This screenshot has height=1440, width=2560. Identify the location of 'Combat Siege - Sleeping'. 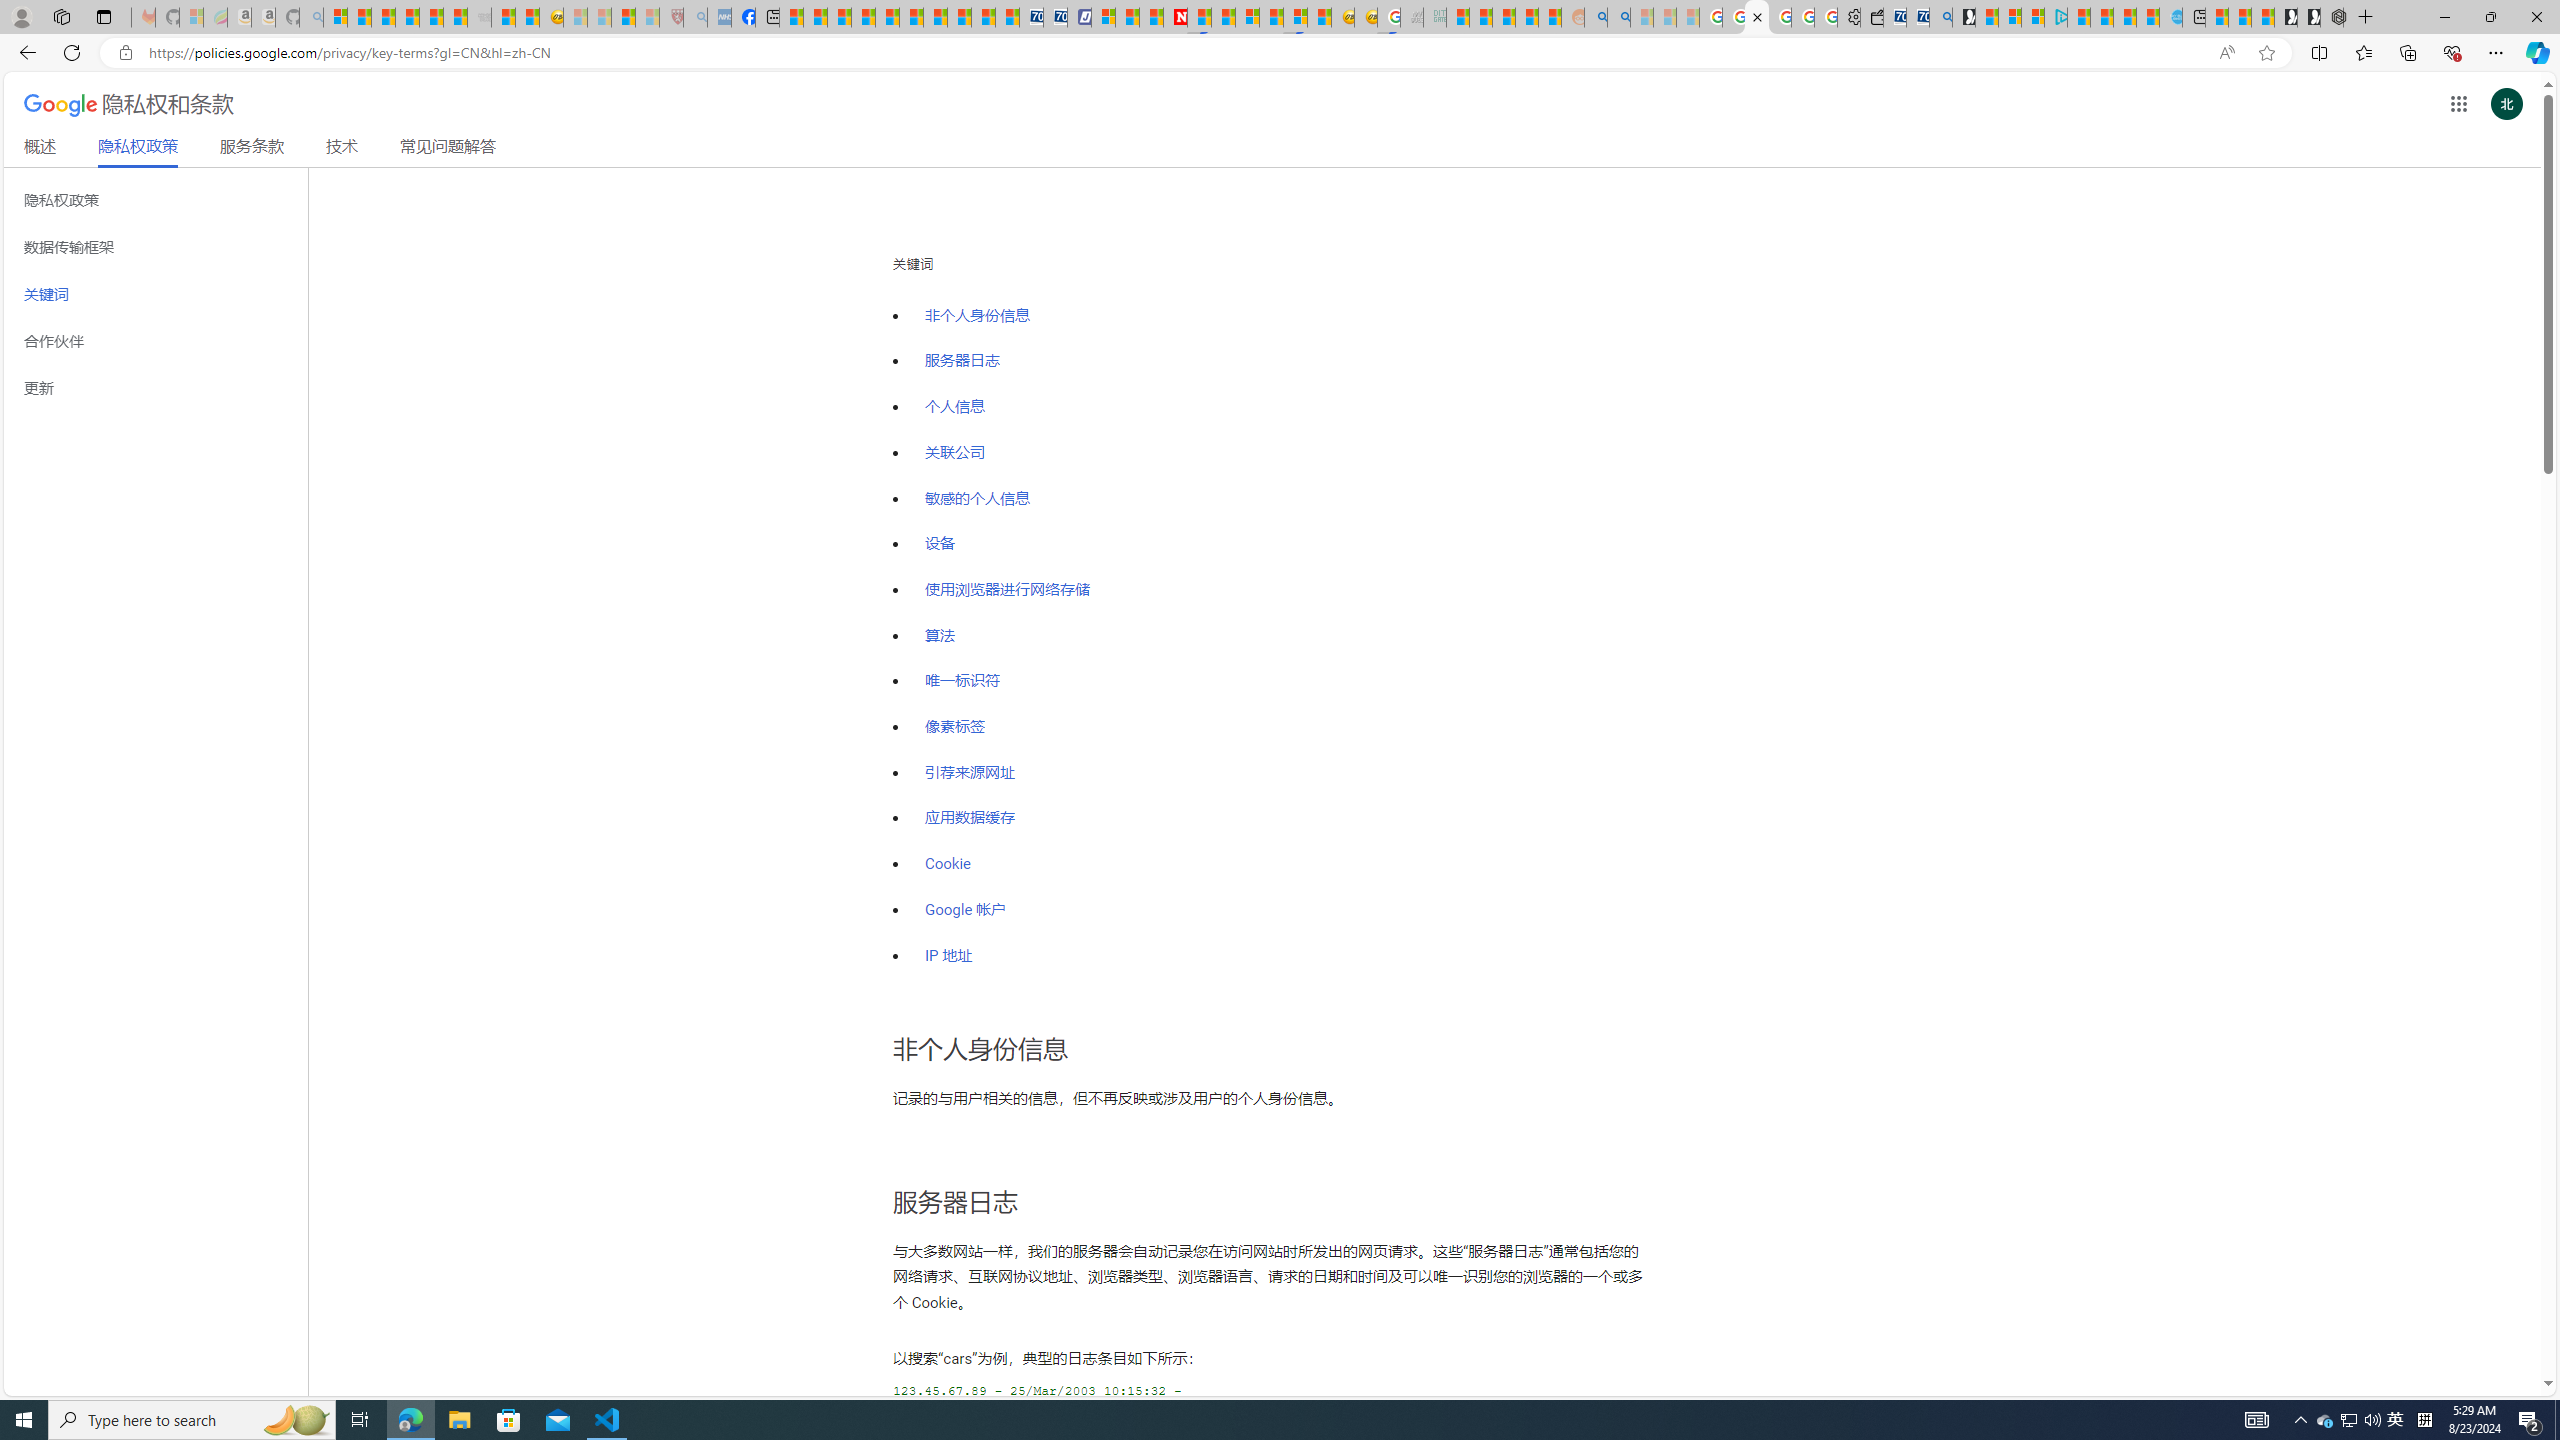
(477, 16).